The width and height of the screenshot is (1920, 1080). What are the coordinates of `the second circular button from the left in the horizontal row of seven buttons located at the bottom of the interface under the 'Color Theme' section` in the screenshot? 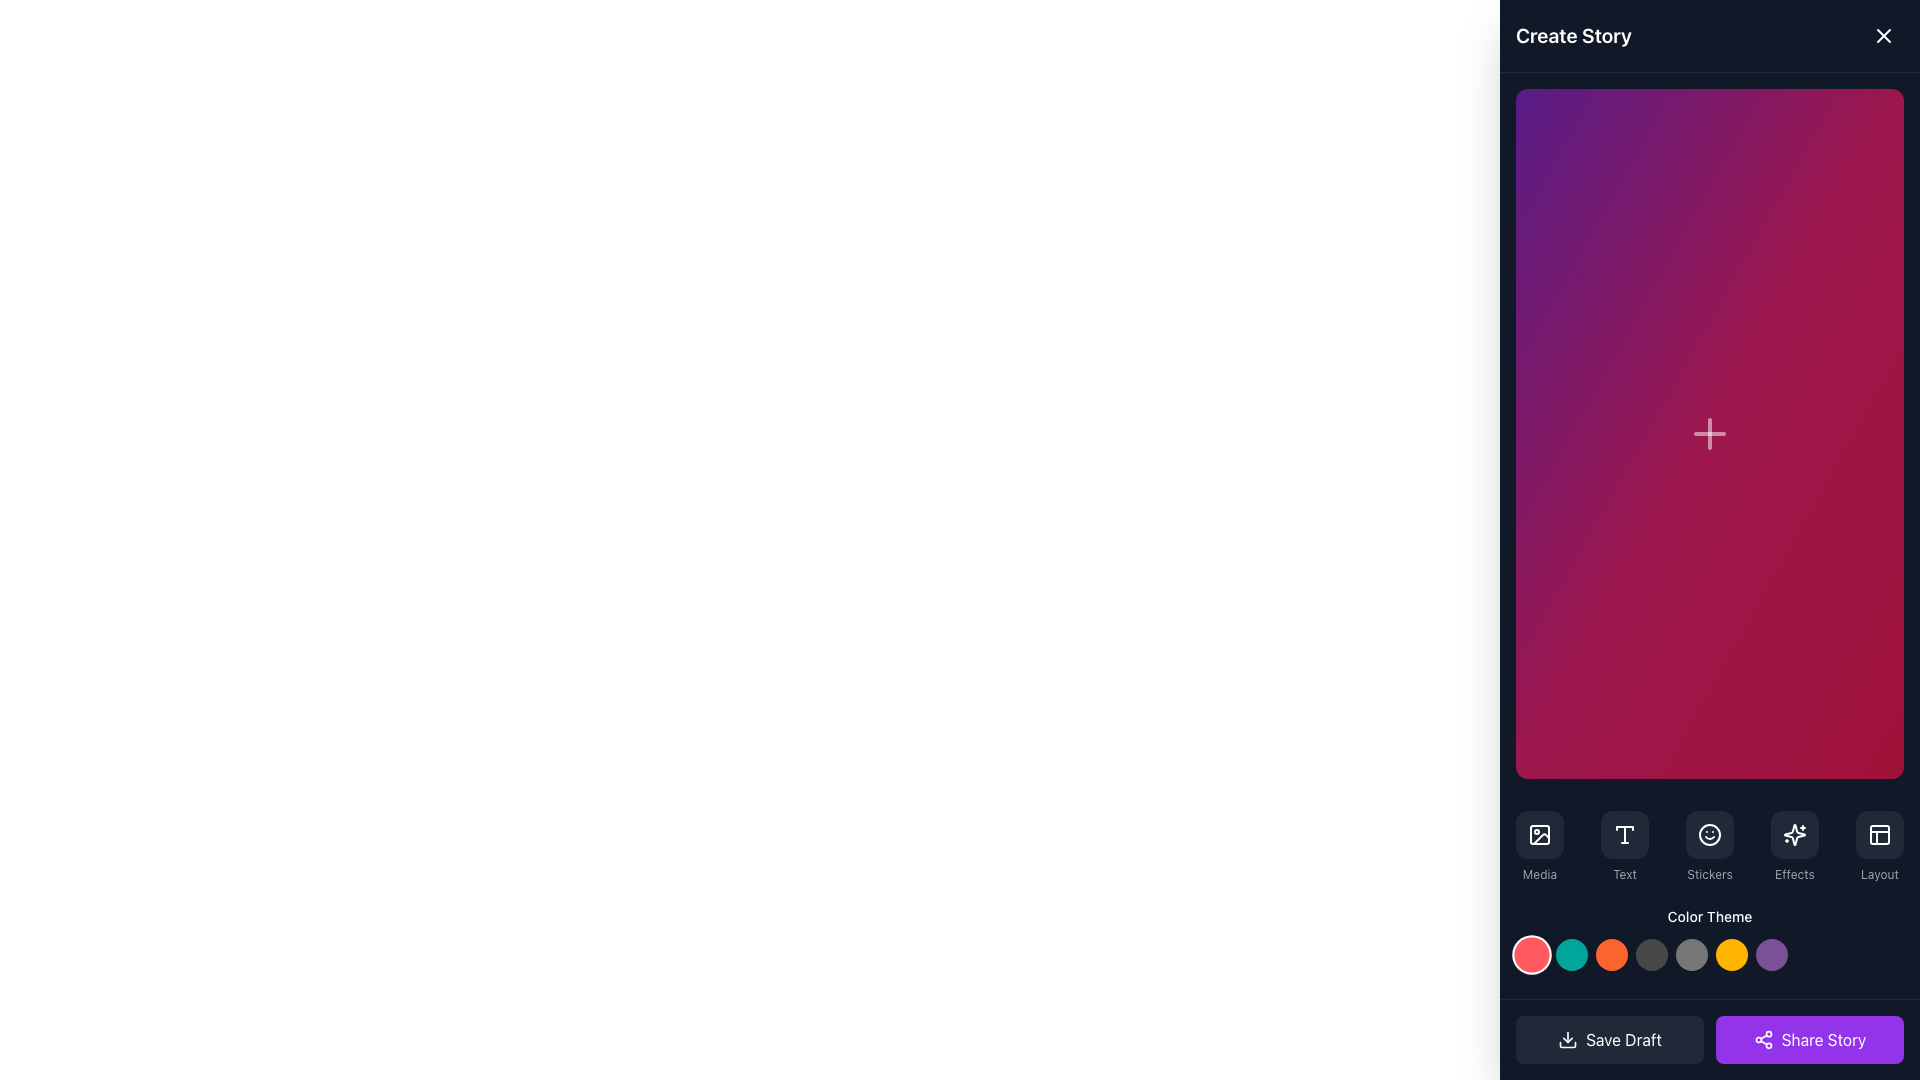 It's located at (1570, 952).